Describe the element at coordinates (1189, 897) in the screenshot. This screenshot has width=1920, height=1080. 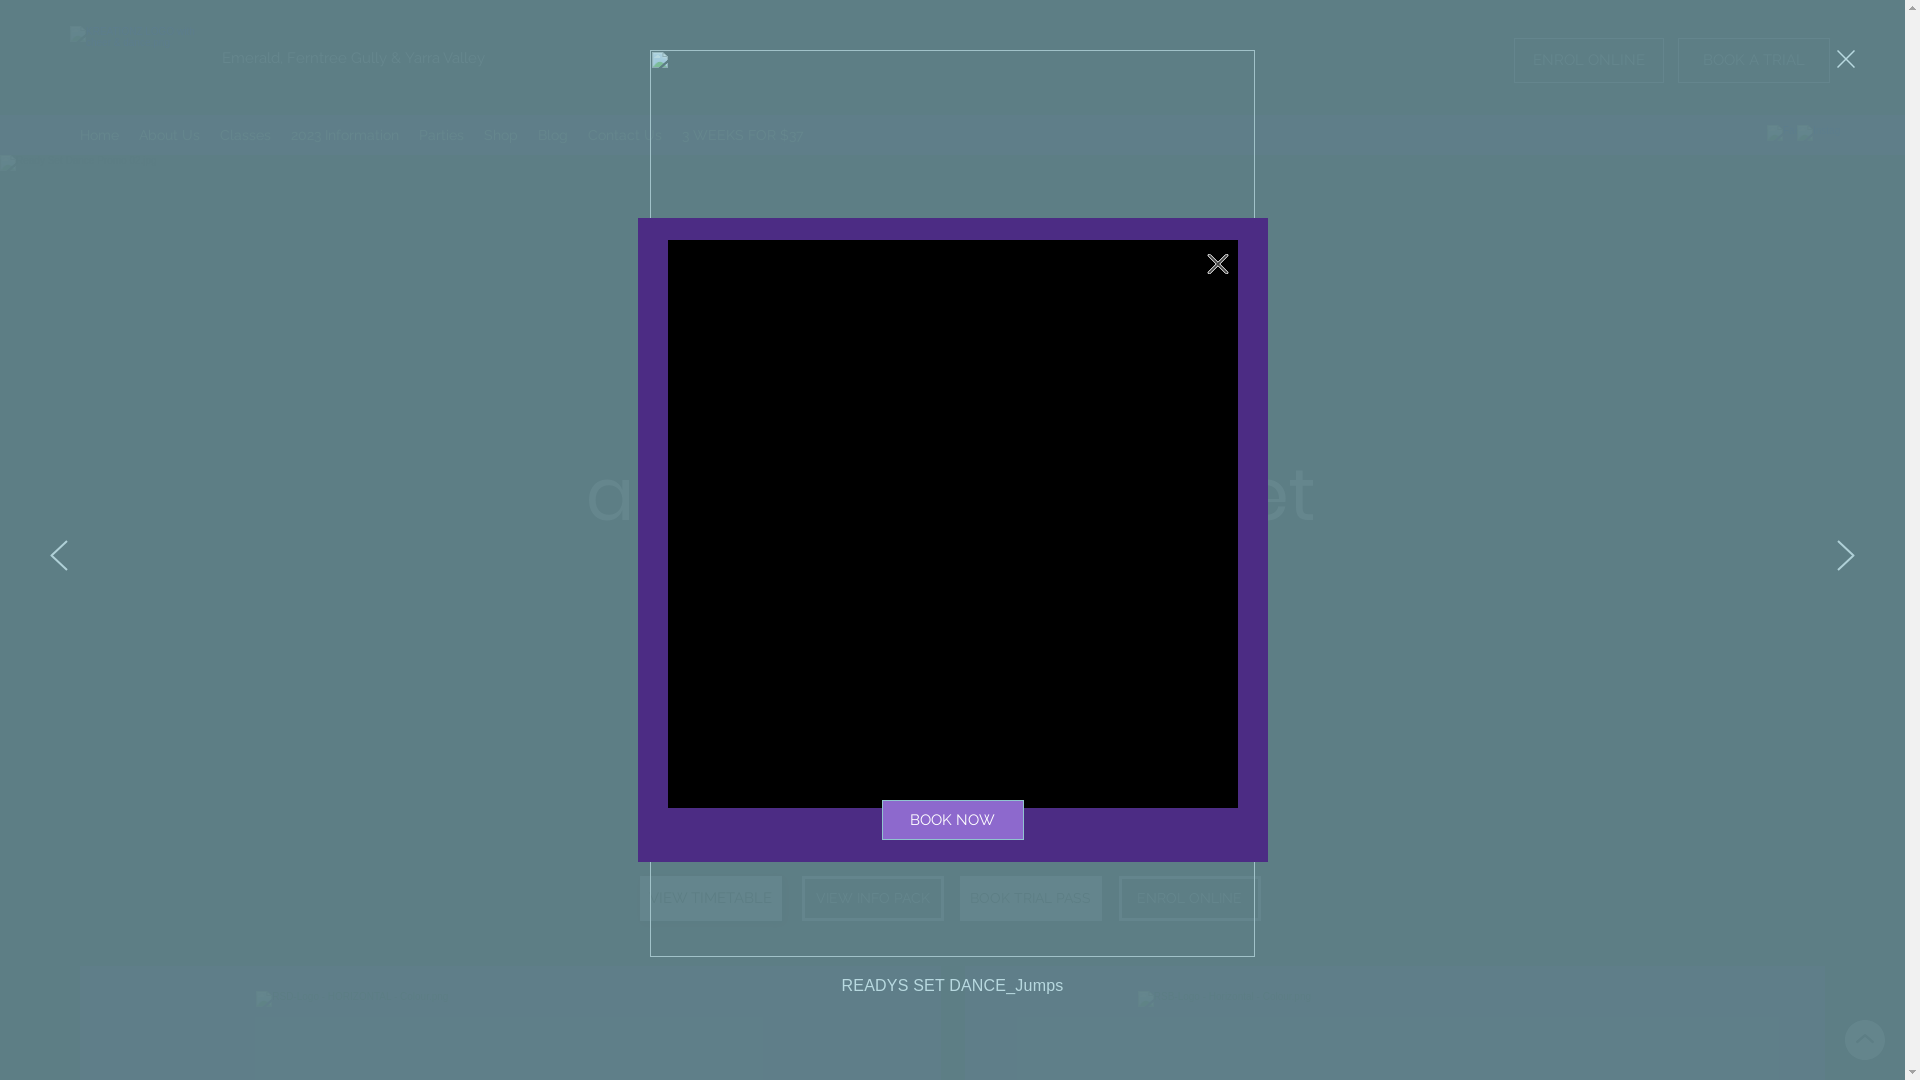
I see `'ENROL ONLINE'` at that location.